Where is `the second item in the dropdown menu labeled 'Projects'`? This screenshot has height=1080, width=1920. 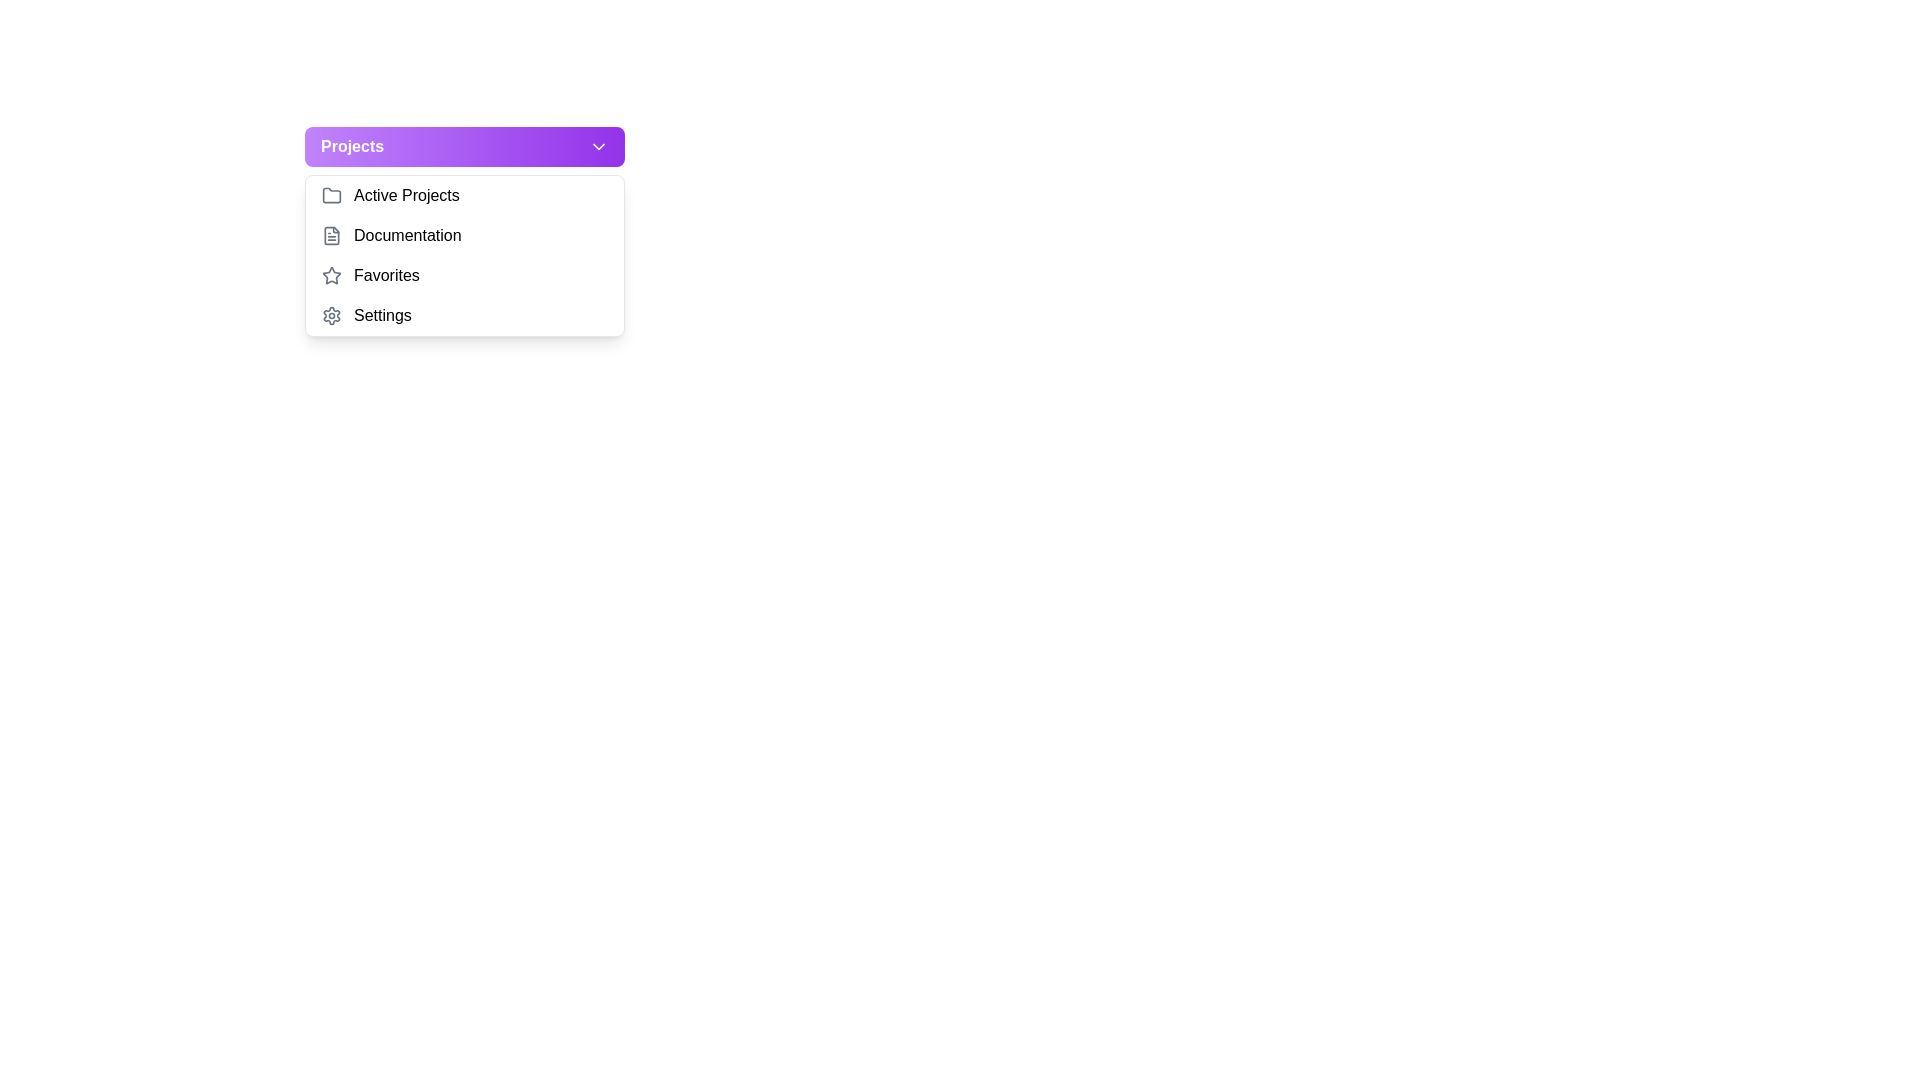 the second item in the dropdown menu labeled 'Projects' is located at coordinates (464, 234).